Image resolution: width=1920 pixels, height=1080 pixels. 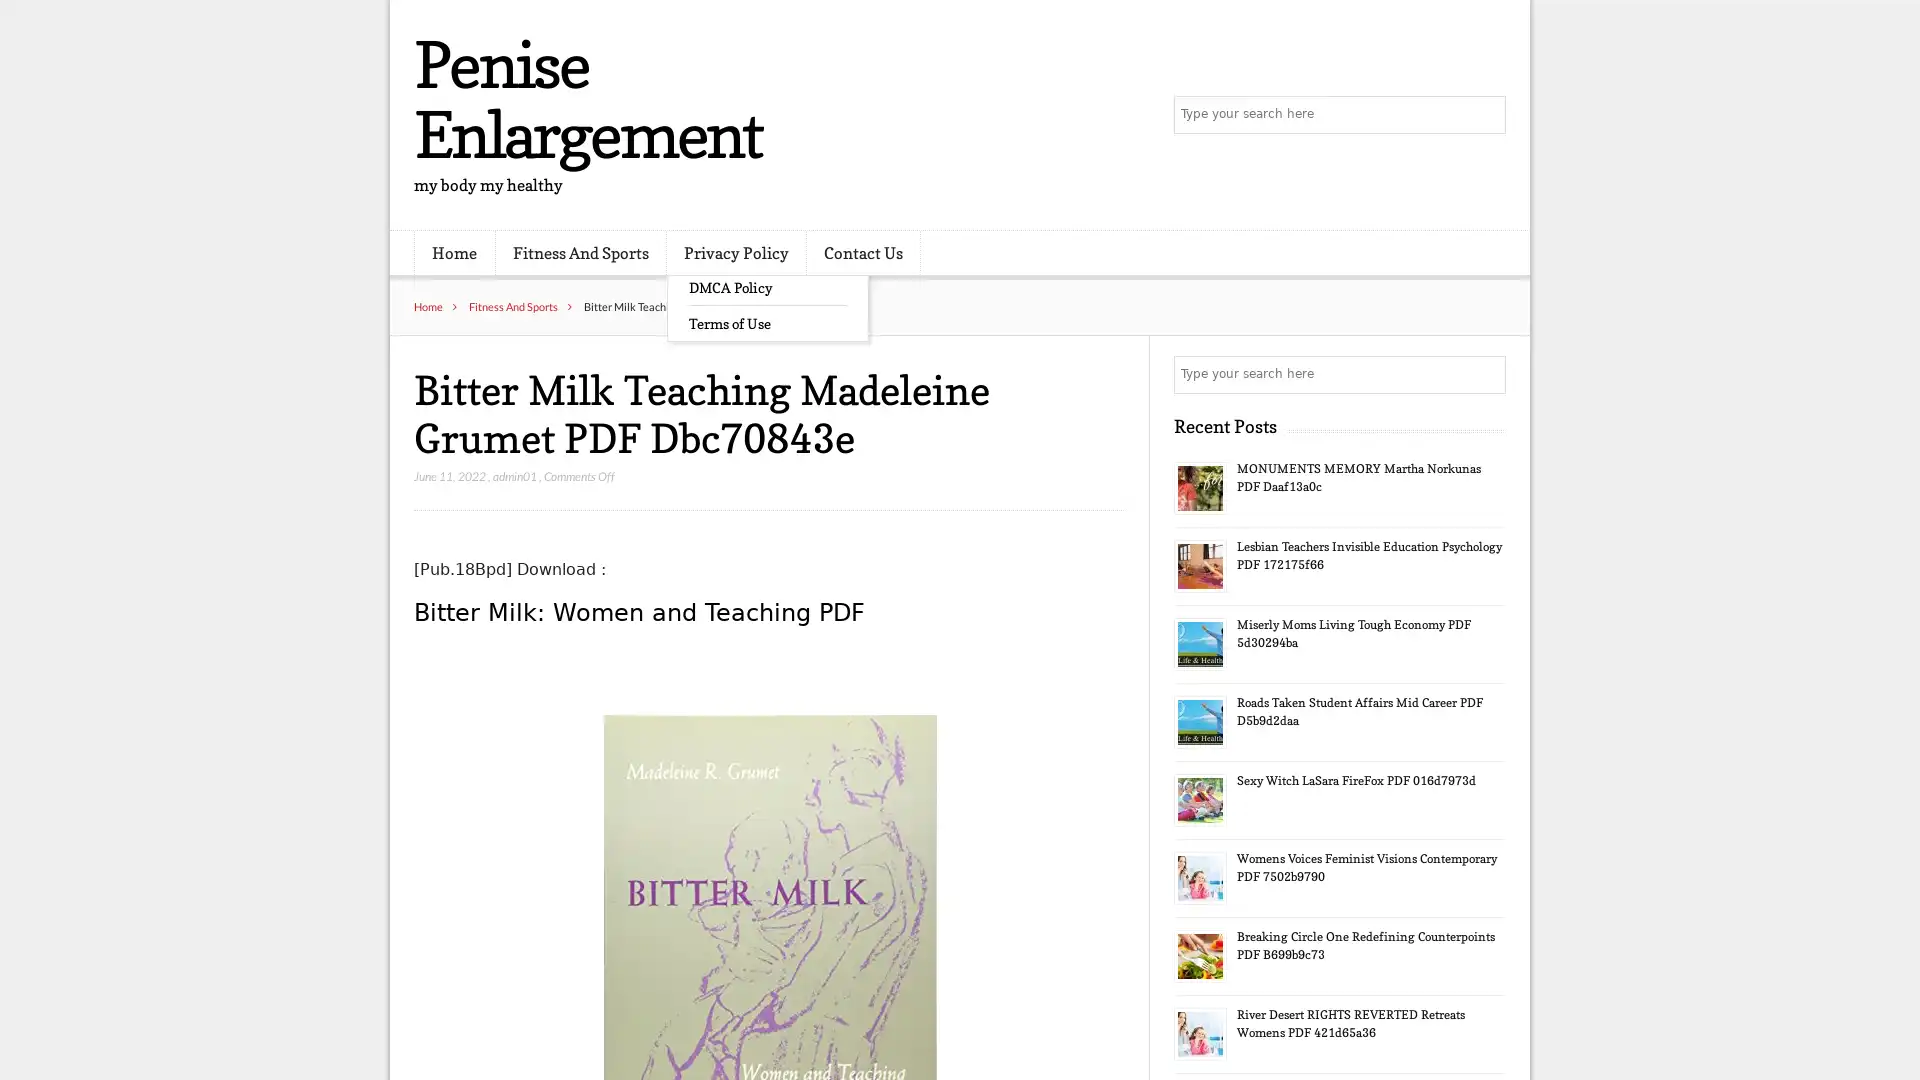 What do you see at coordinates (1485, 374) in the screenshot?
I see `Search` at bounding box center [1485, 374].